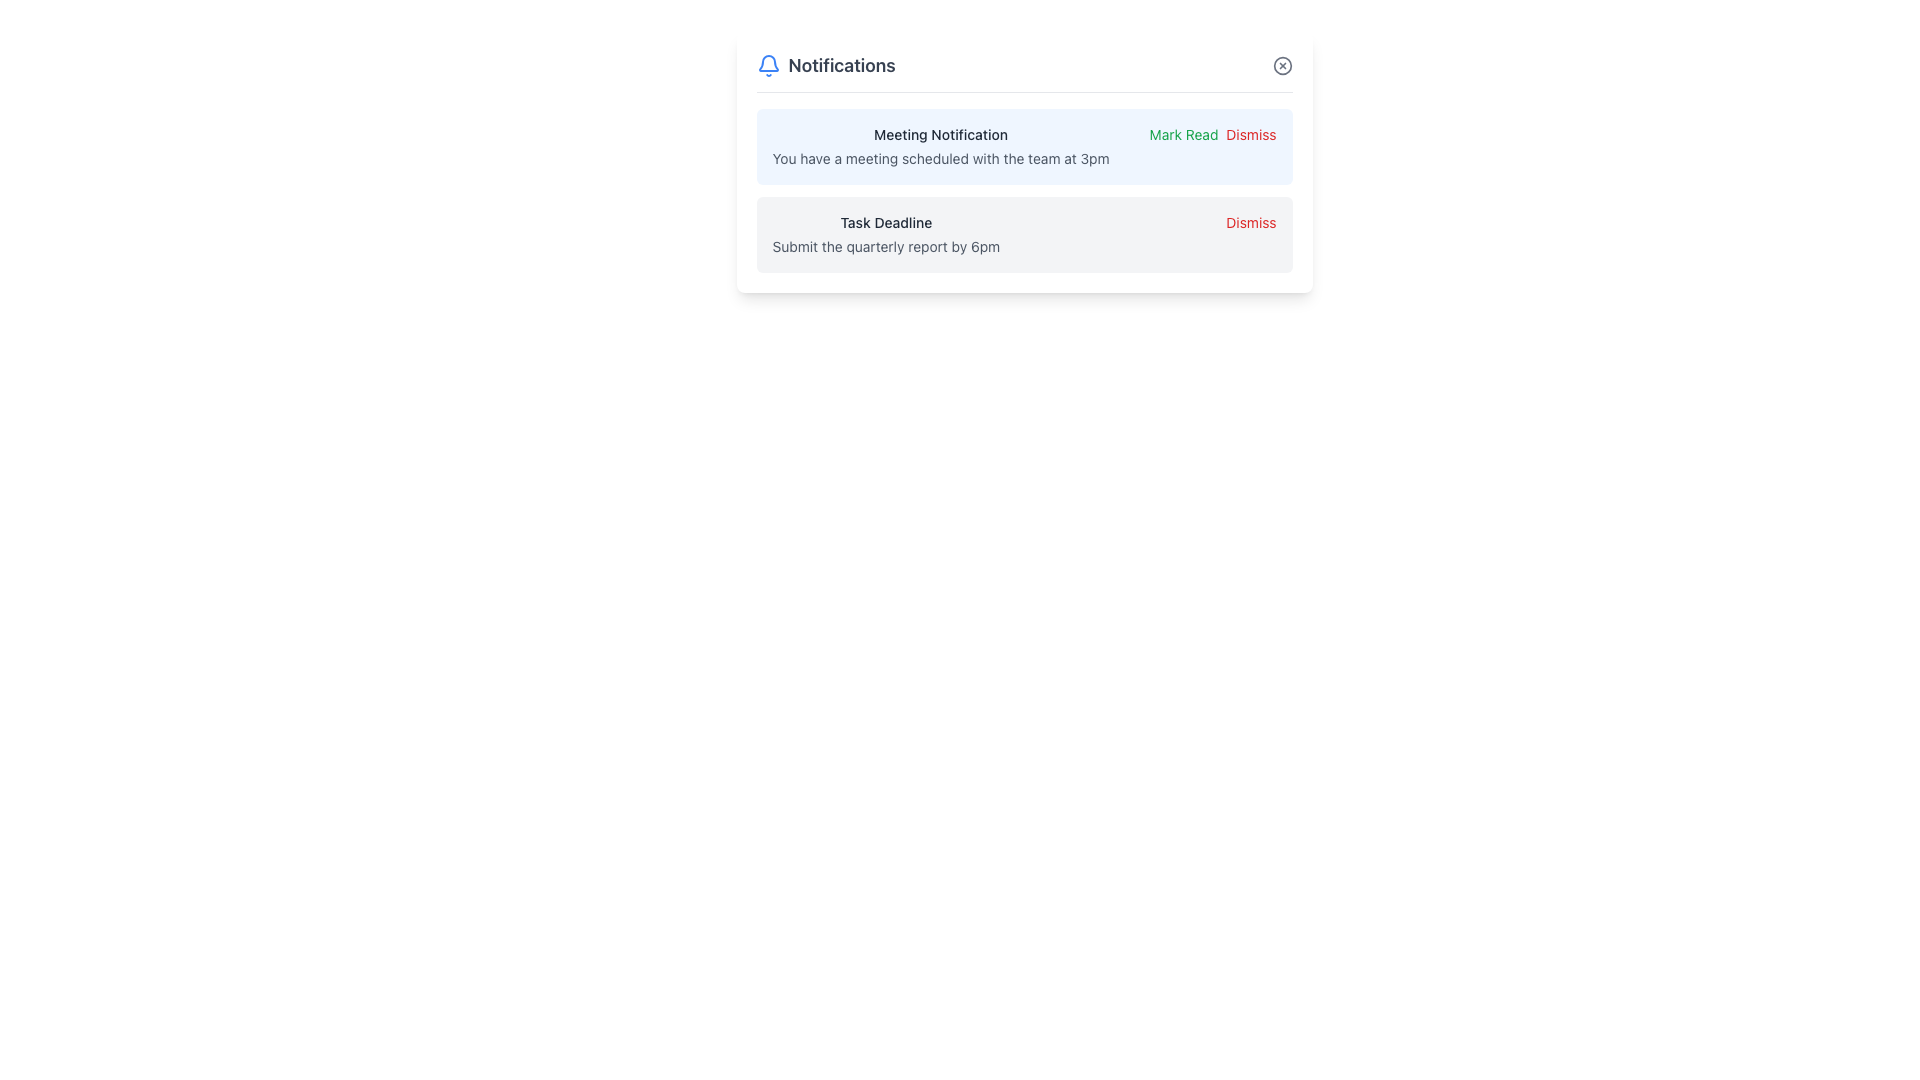  I want to click on the Text Label that serves as the title or header for the notification, positioned above the detail text 'Submit the quarterly report by 6pm.', so click(885, 223).